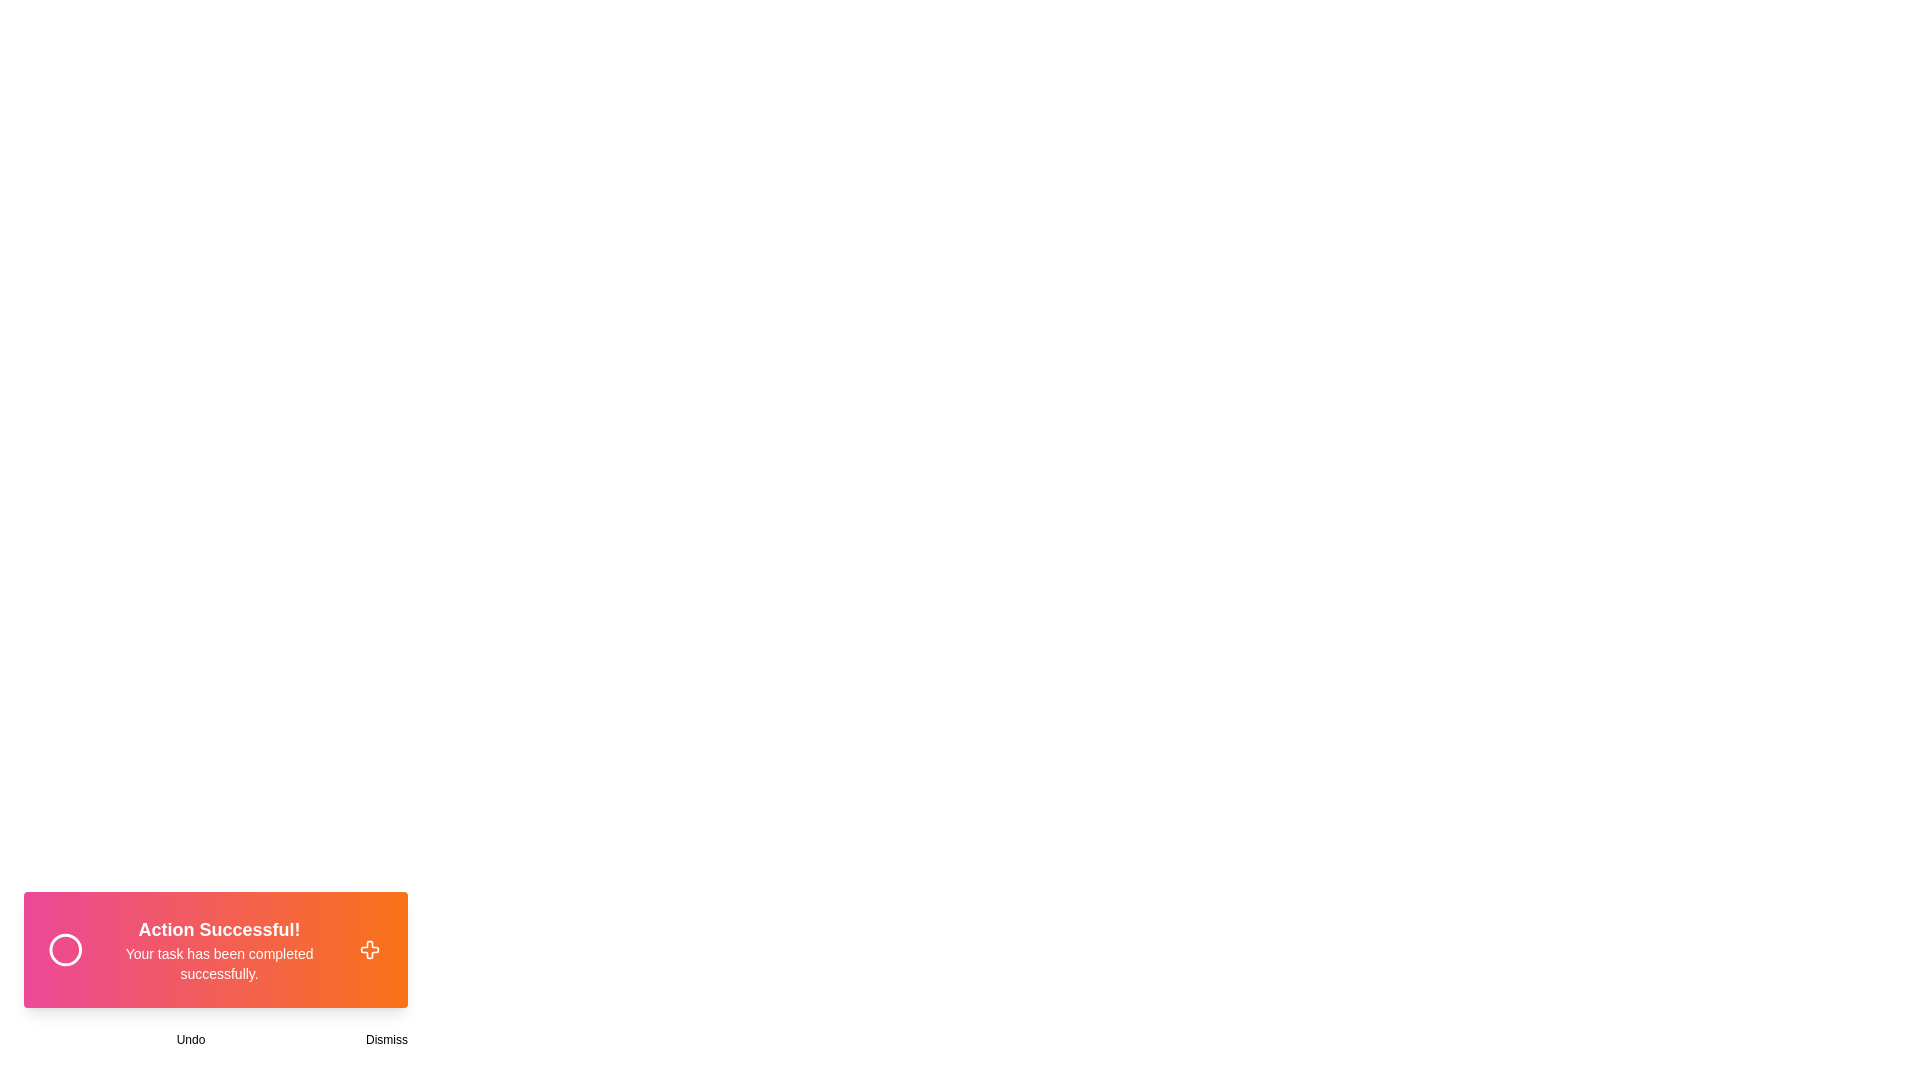 The width and height of the screenshot is (1920, 1080). I want to click on the Dismiss button to dismiss the snackbar, so click(387, 1039).